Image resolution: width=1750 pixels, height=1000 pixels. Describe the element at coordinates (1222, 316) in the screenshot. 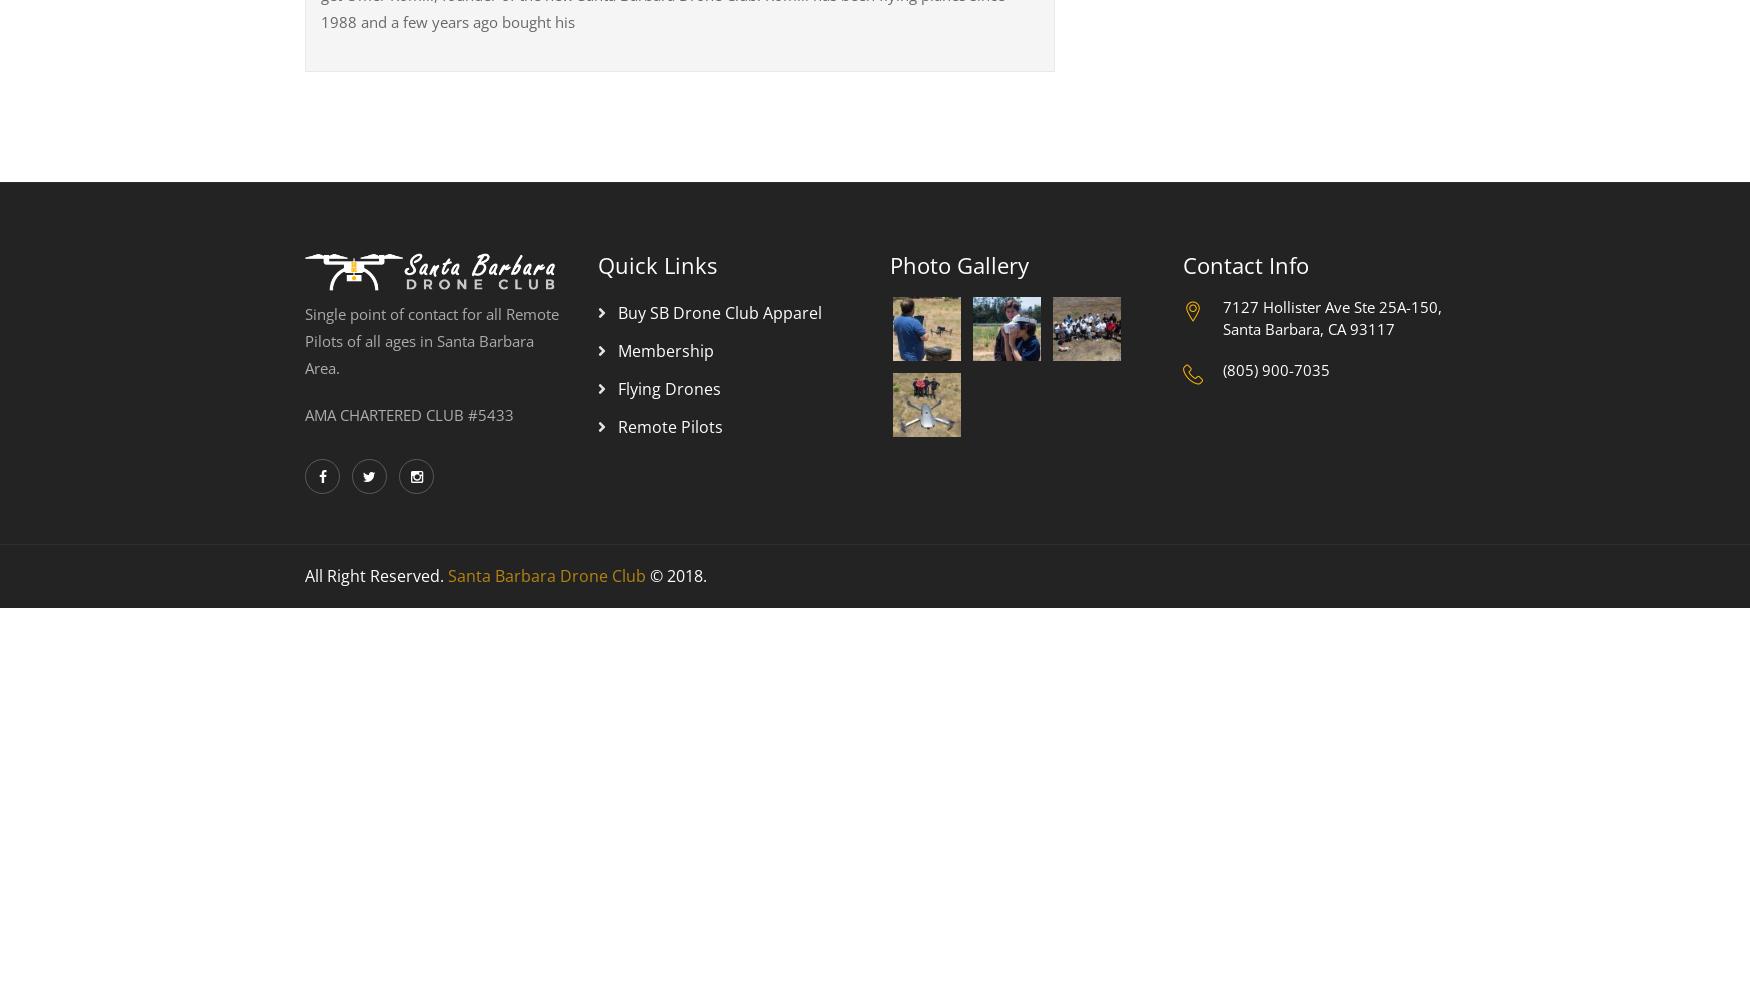

I see `'7127 Hollister Ave Ste 25A-150, Santa Barbara, CA 93117'` at that location.